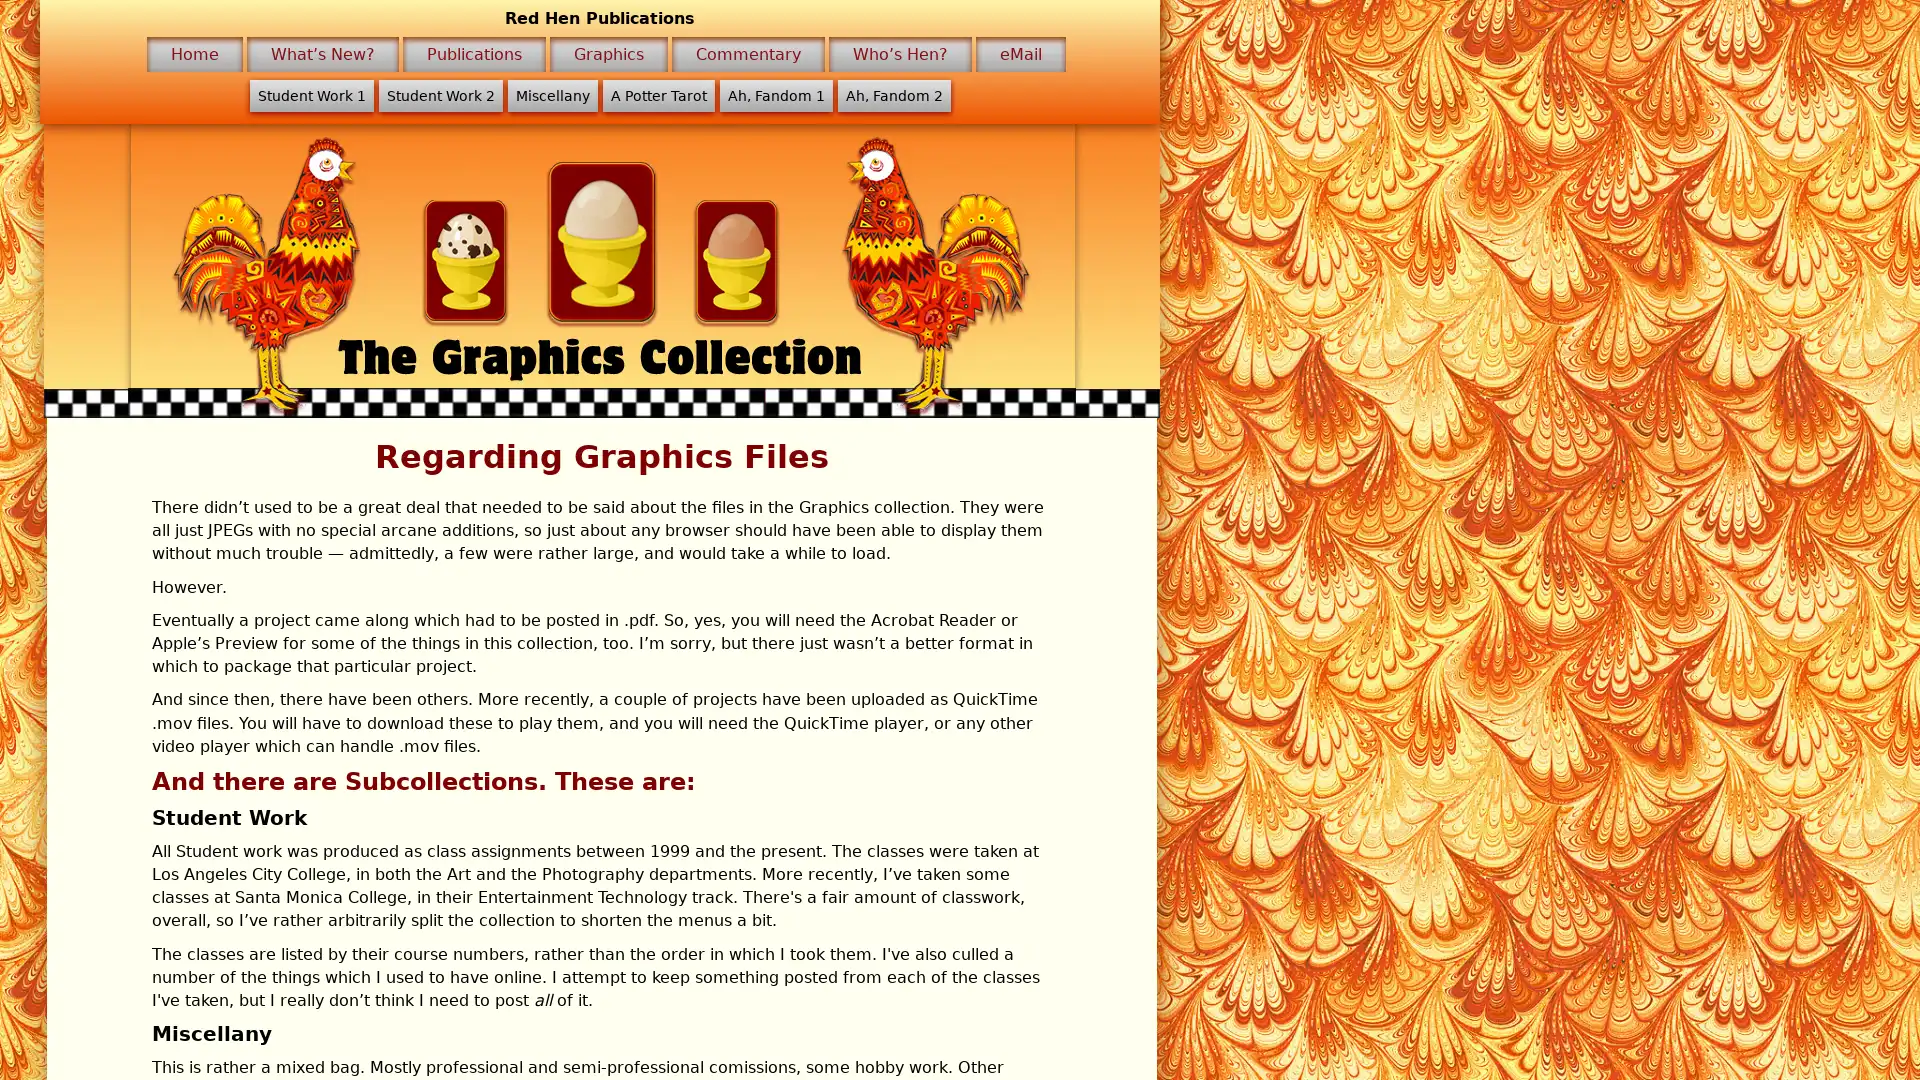 The height and width of the screenshot is (1080, 1920). I want to click on Student Work 1, so click(310, 96).